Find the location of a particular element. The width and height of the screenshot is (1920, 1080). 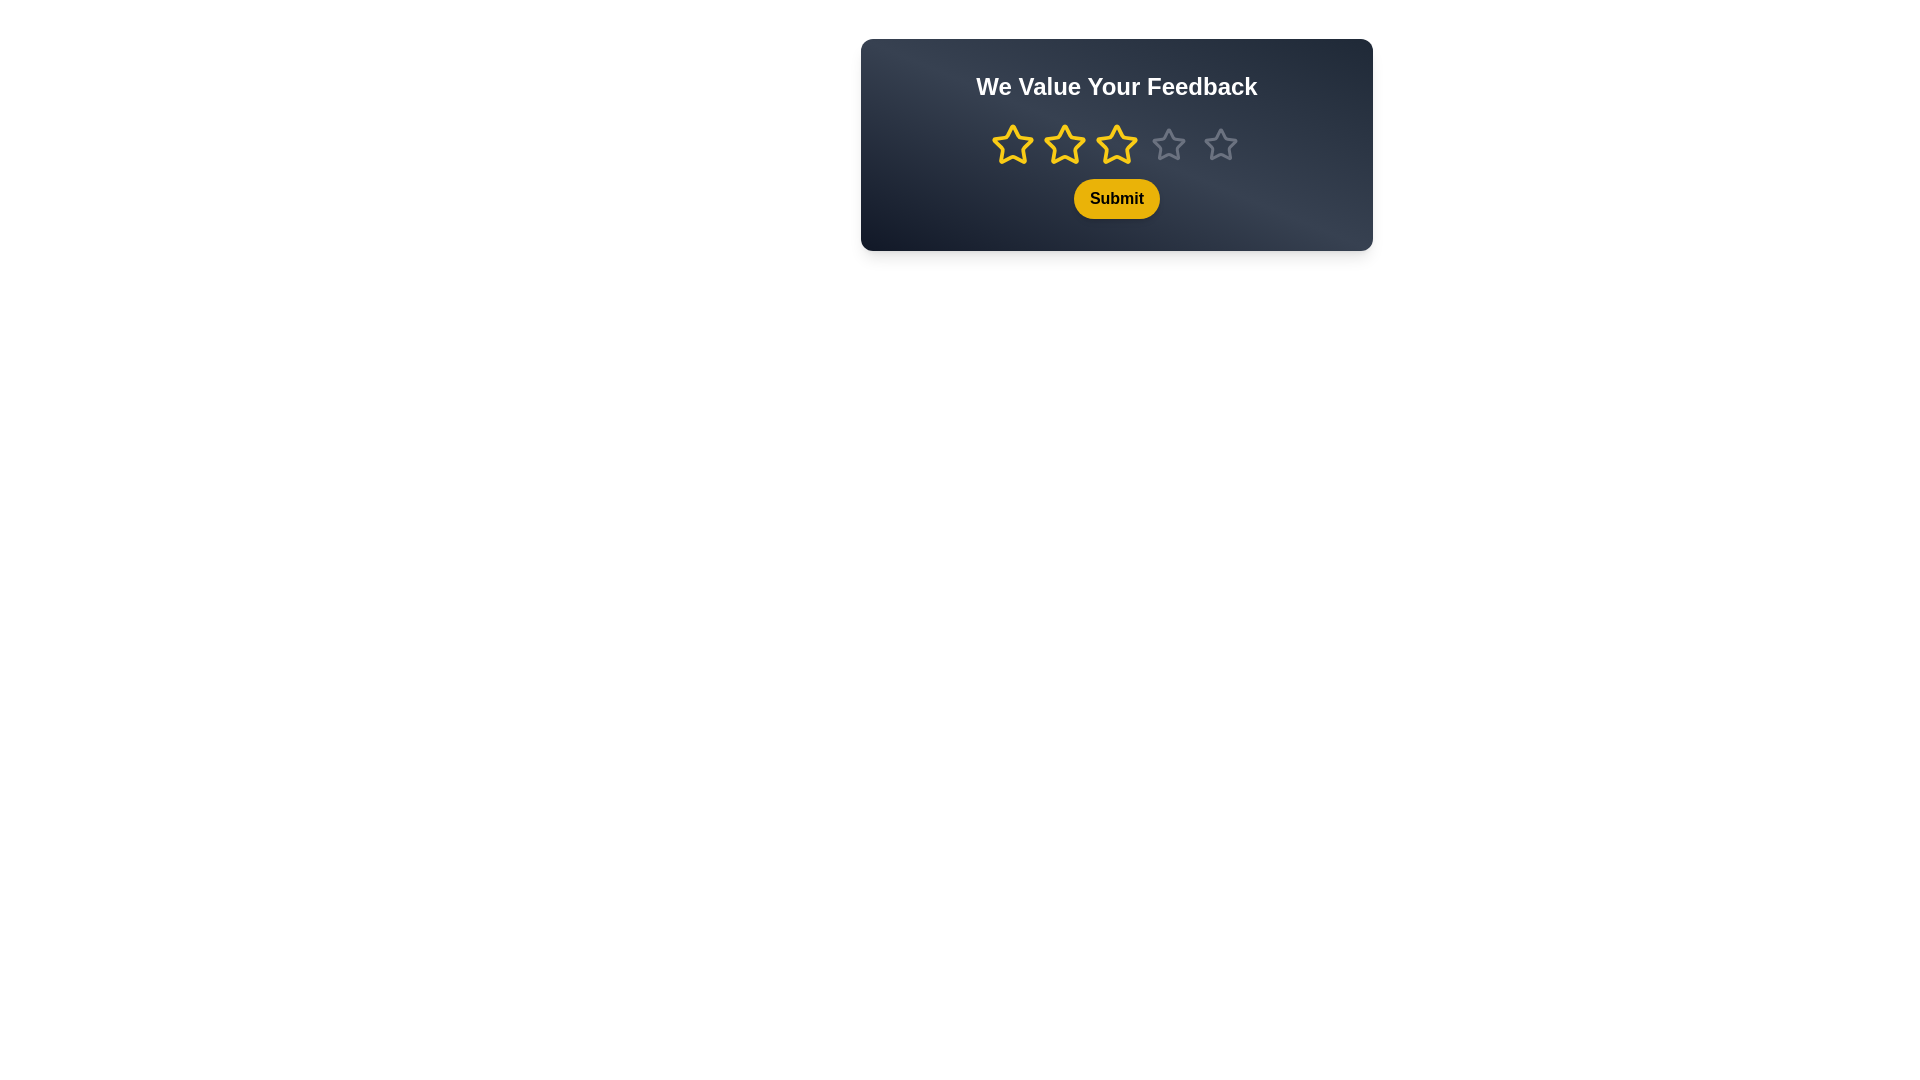

the 'Submit' button with a yellow background and black text to trigger the color change effect is located at coordinates (1116, 199).